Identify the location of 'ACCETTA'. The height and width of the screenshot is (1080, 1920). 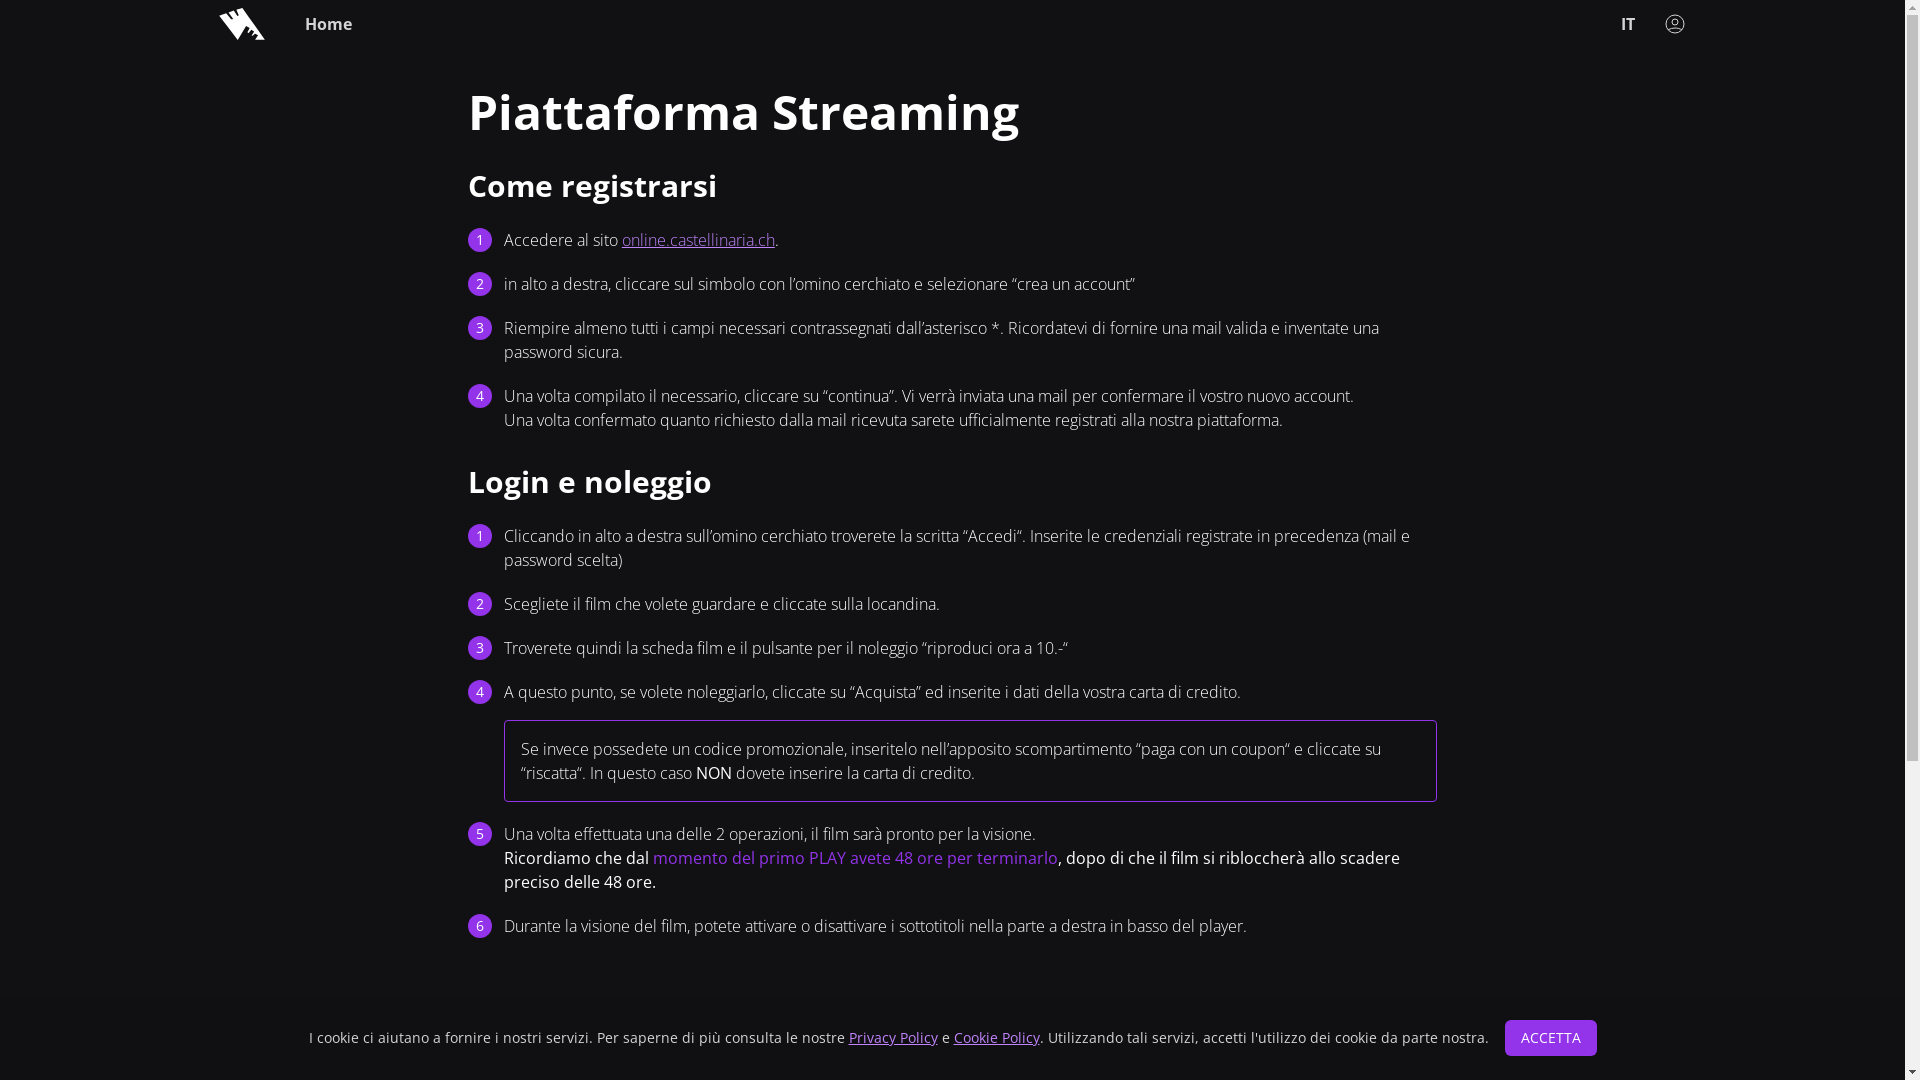
(1503, 1036).